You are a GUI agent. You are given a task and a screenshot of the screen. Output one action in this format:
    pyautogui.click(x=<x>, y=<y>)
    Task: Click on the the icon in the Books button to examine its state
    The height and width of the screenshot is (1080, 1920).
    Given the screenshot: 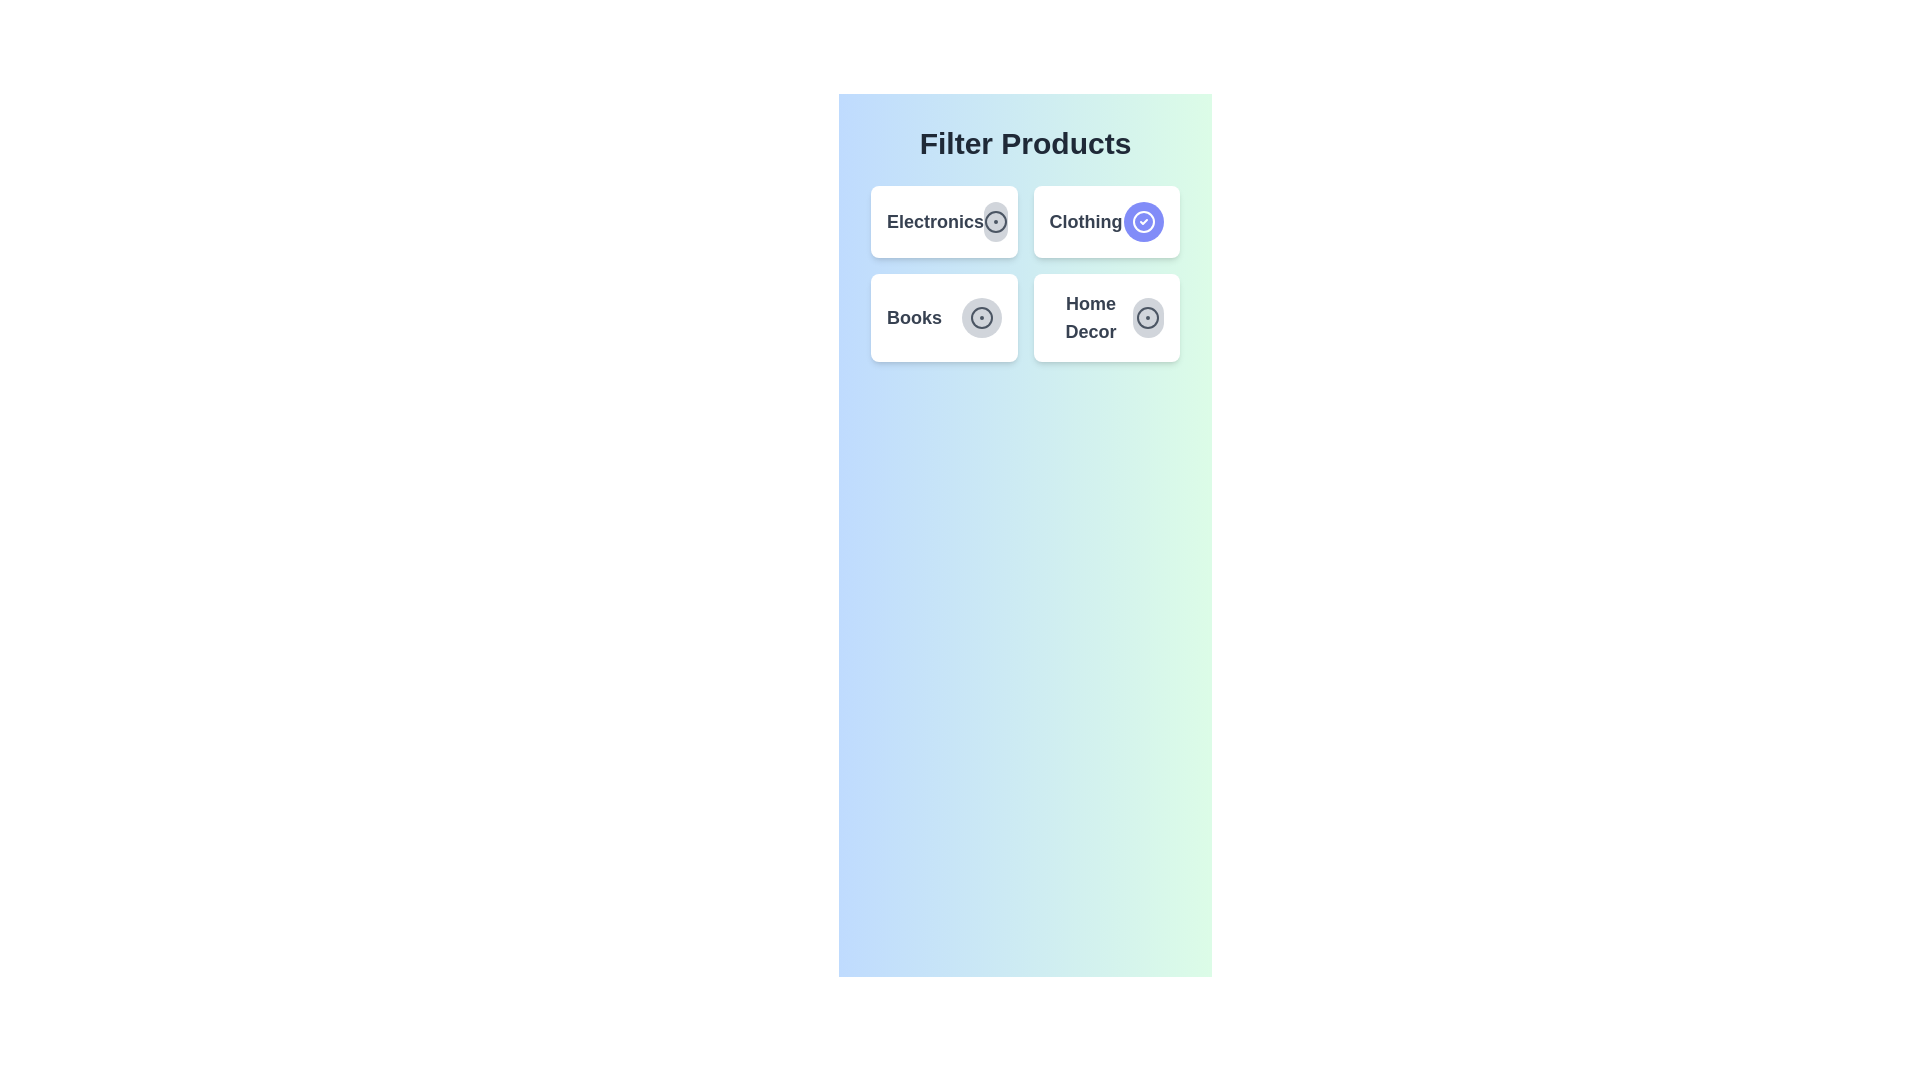 What is the action you would take?
    pyautogui.click(x=981, y=316)
    